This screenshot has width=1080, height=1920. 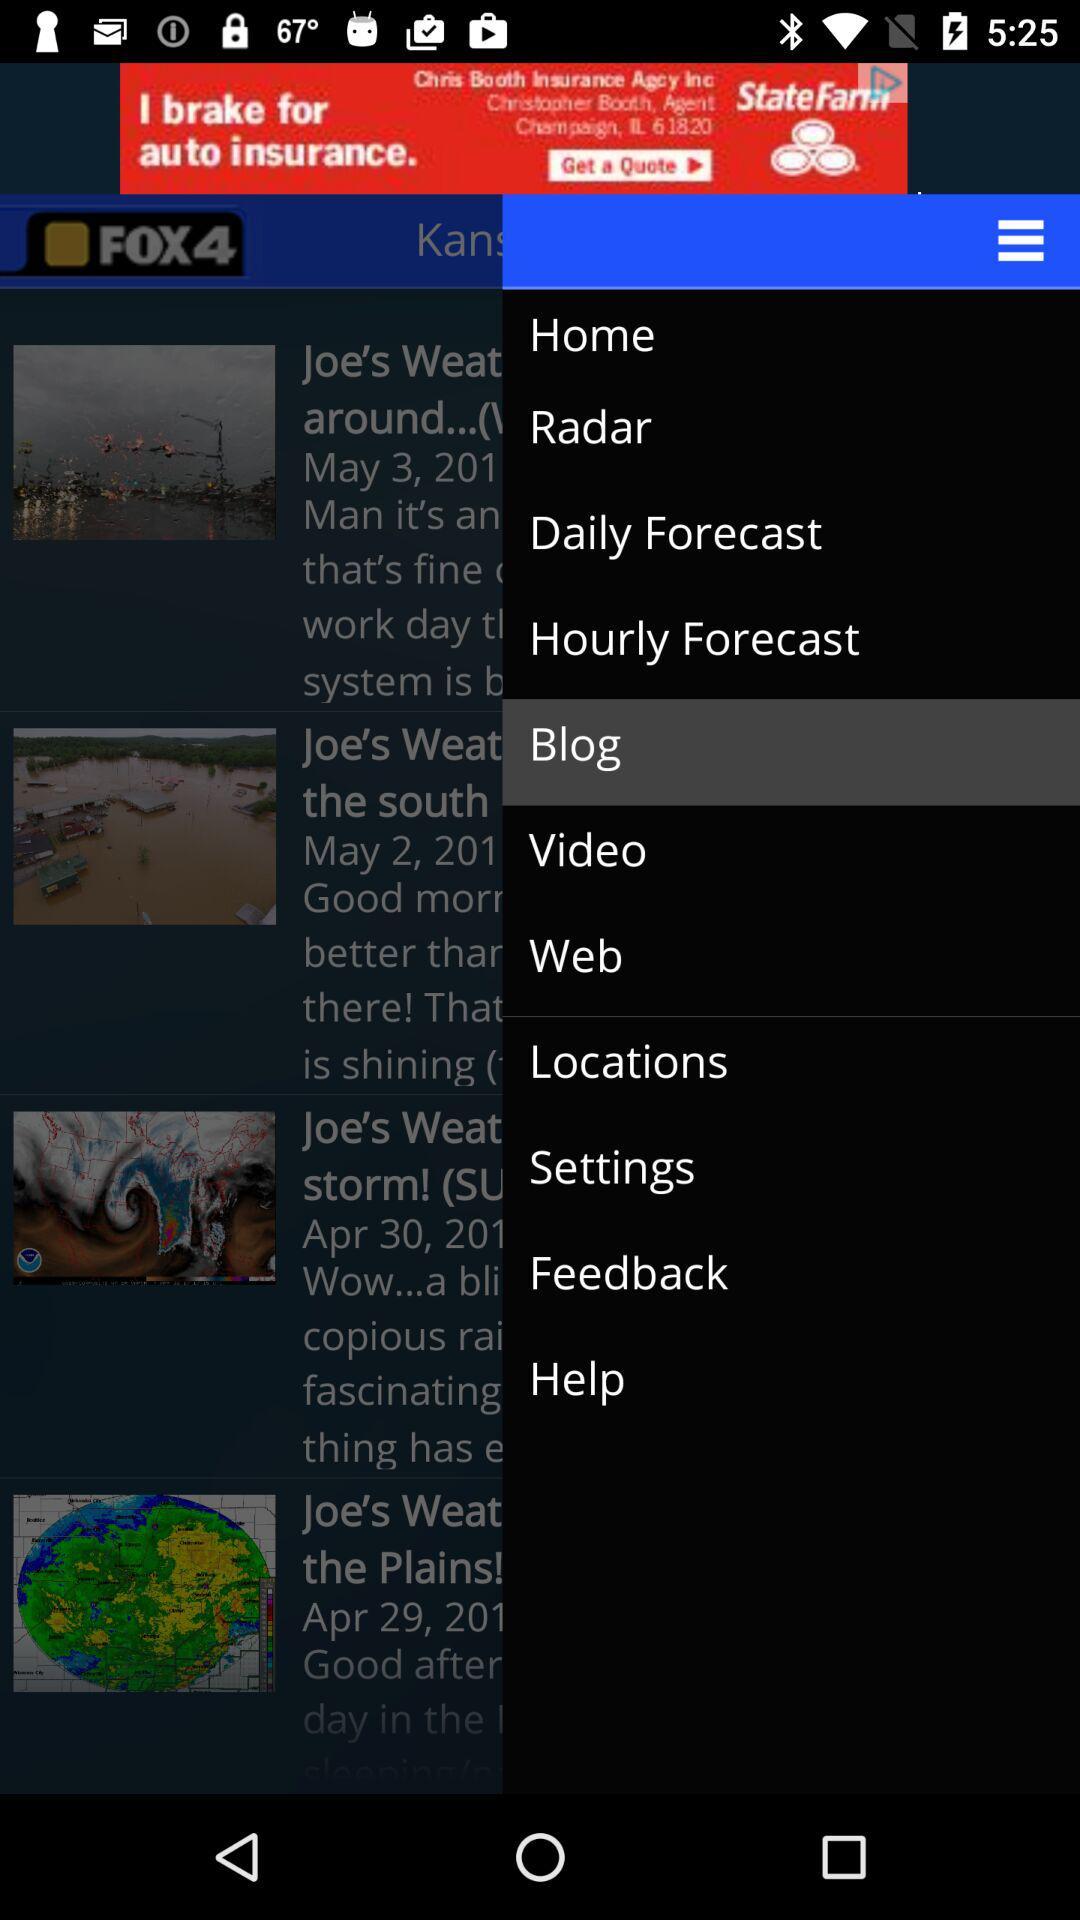 What do you see at coordinates (540, 127) in the screenshot?
I see `open advertisement link` at bounding box center [540, 127].